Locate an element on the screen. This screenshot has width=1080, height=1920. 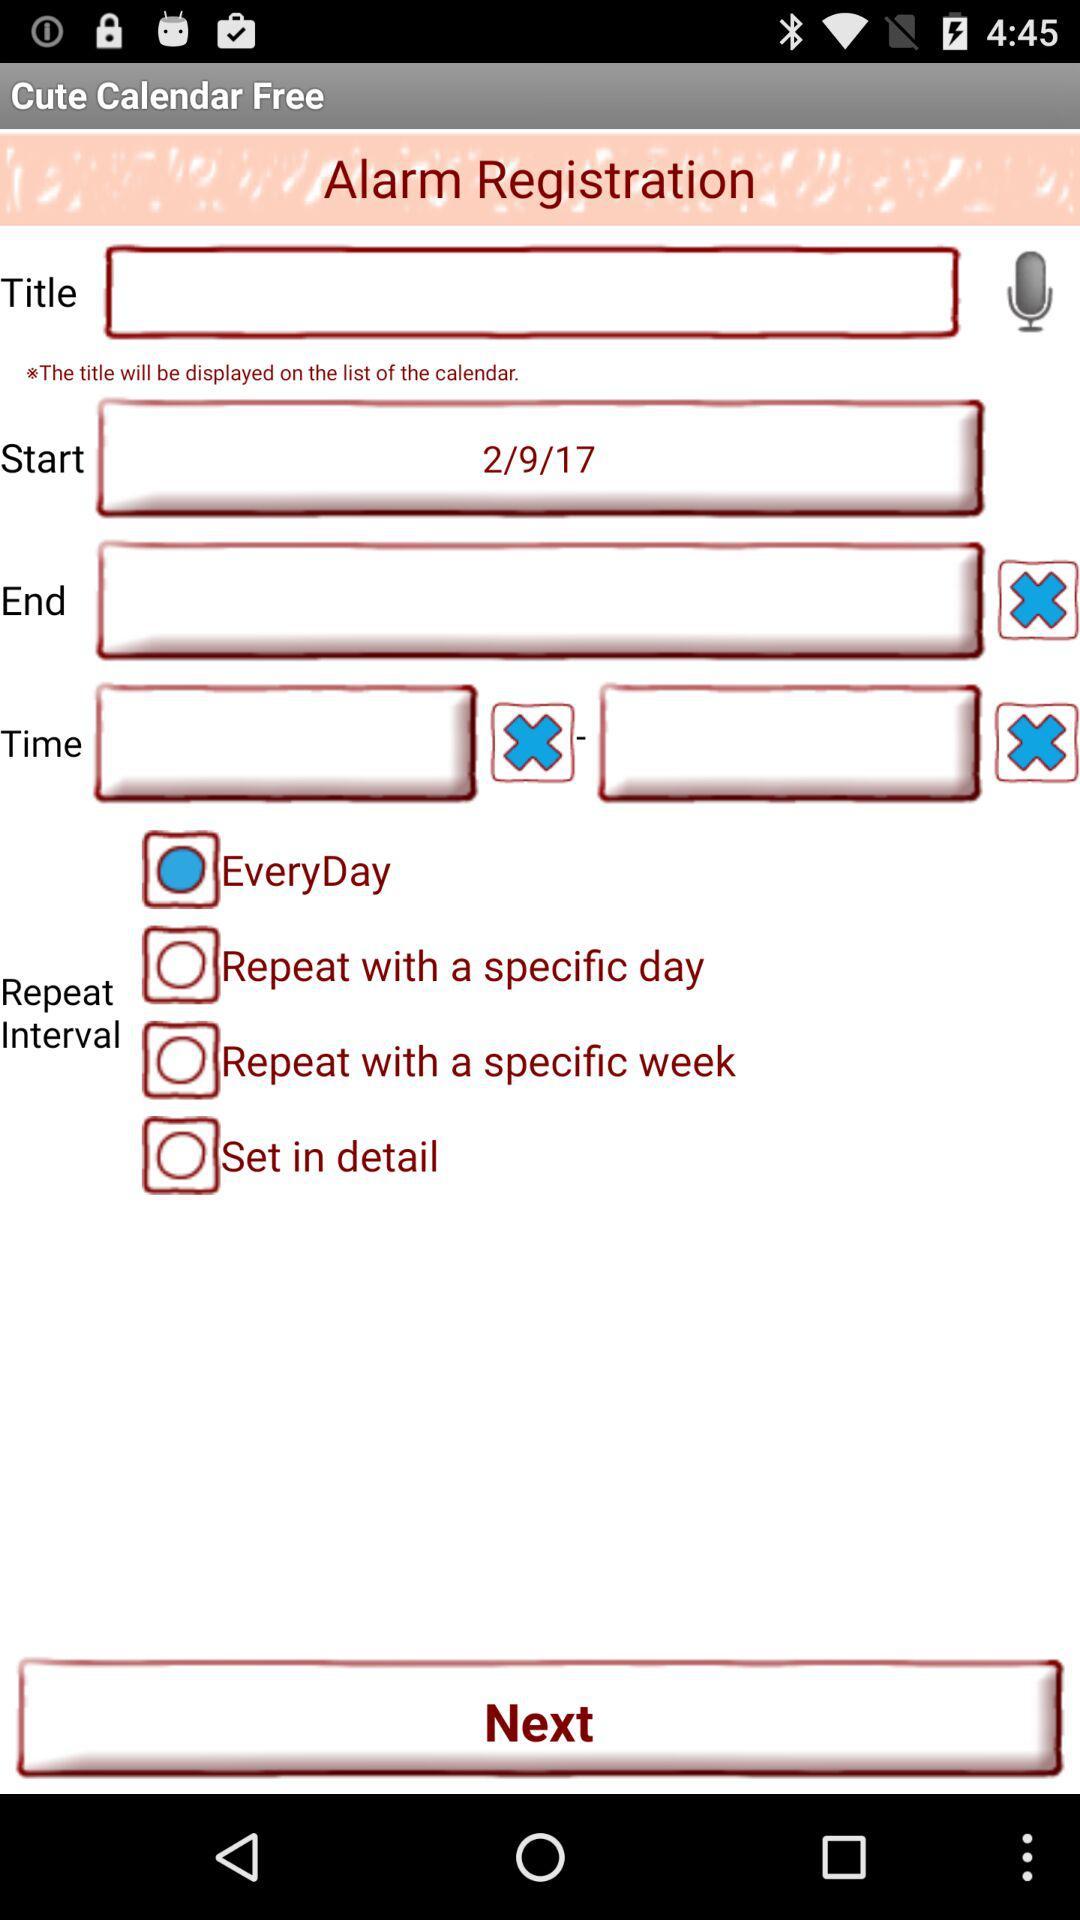
change alarm sound is located at coordinates (1029, 290).